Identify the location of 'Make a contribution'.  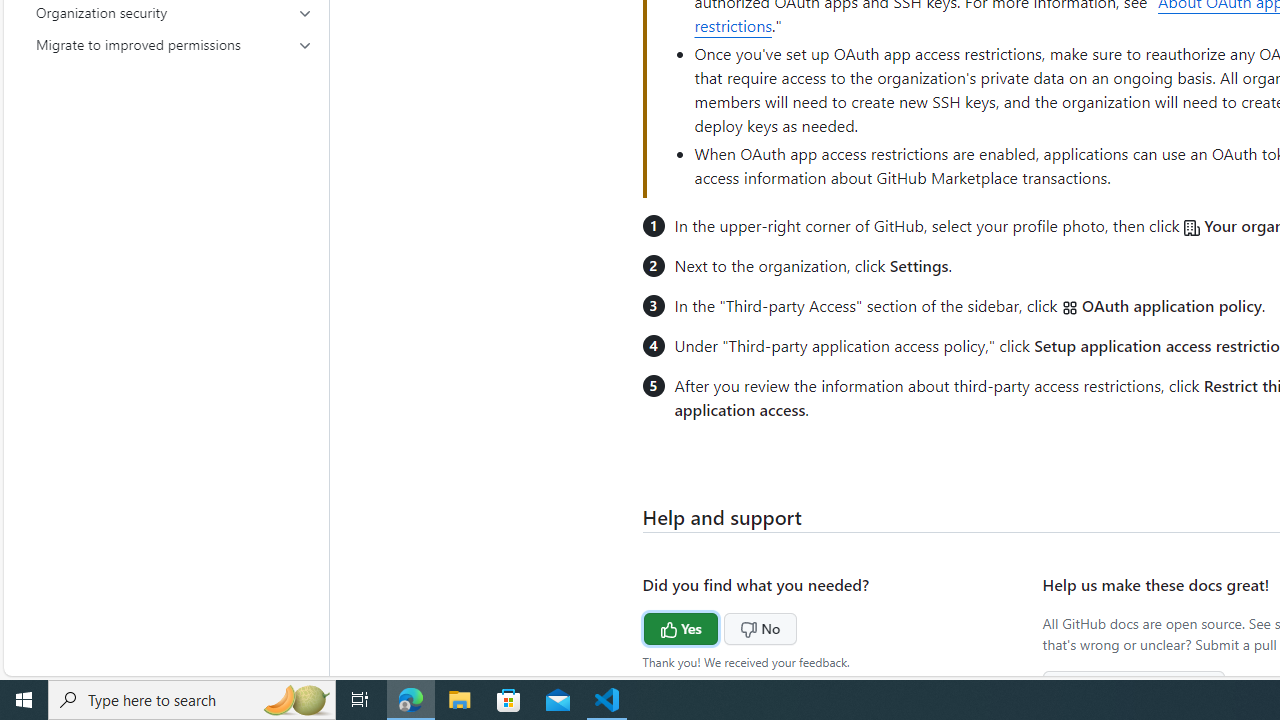
(1134, 685).